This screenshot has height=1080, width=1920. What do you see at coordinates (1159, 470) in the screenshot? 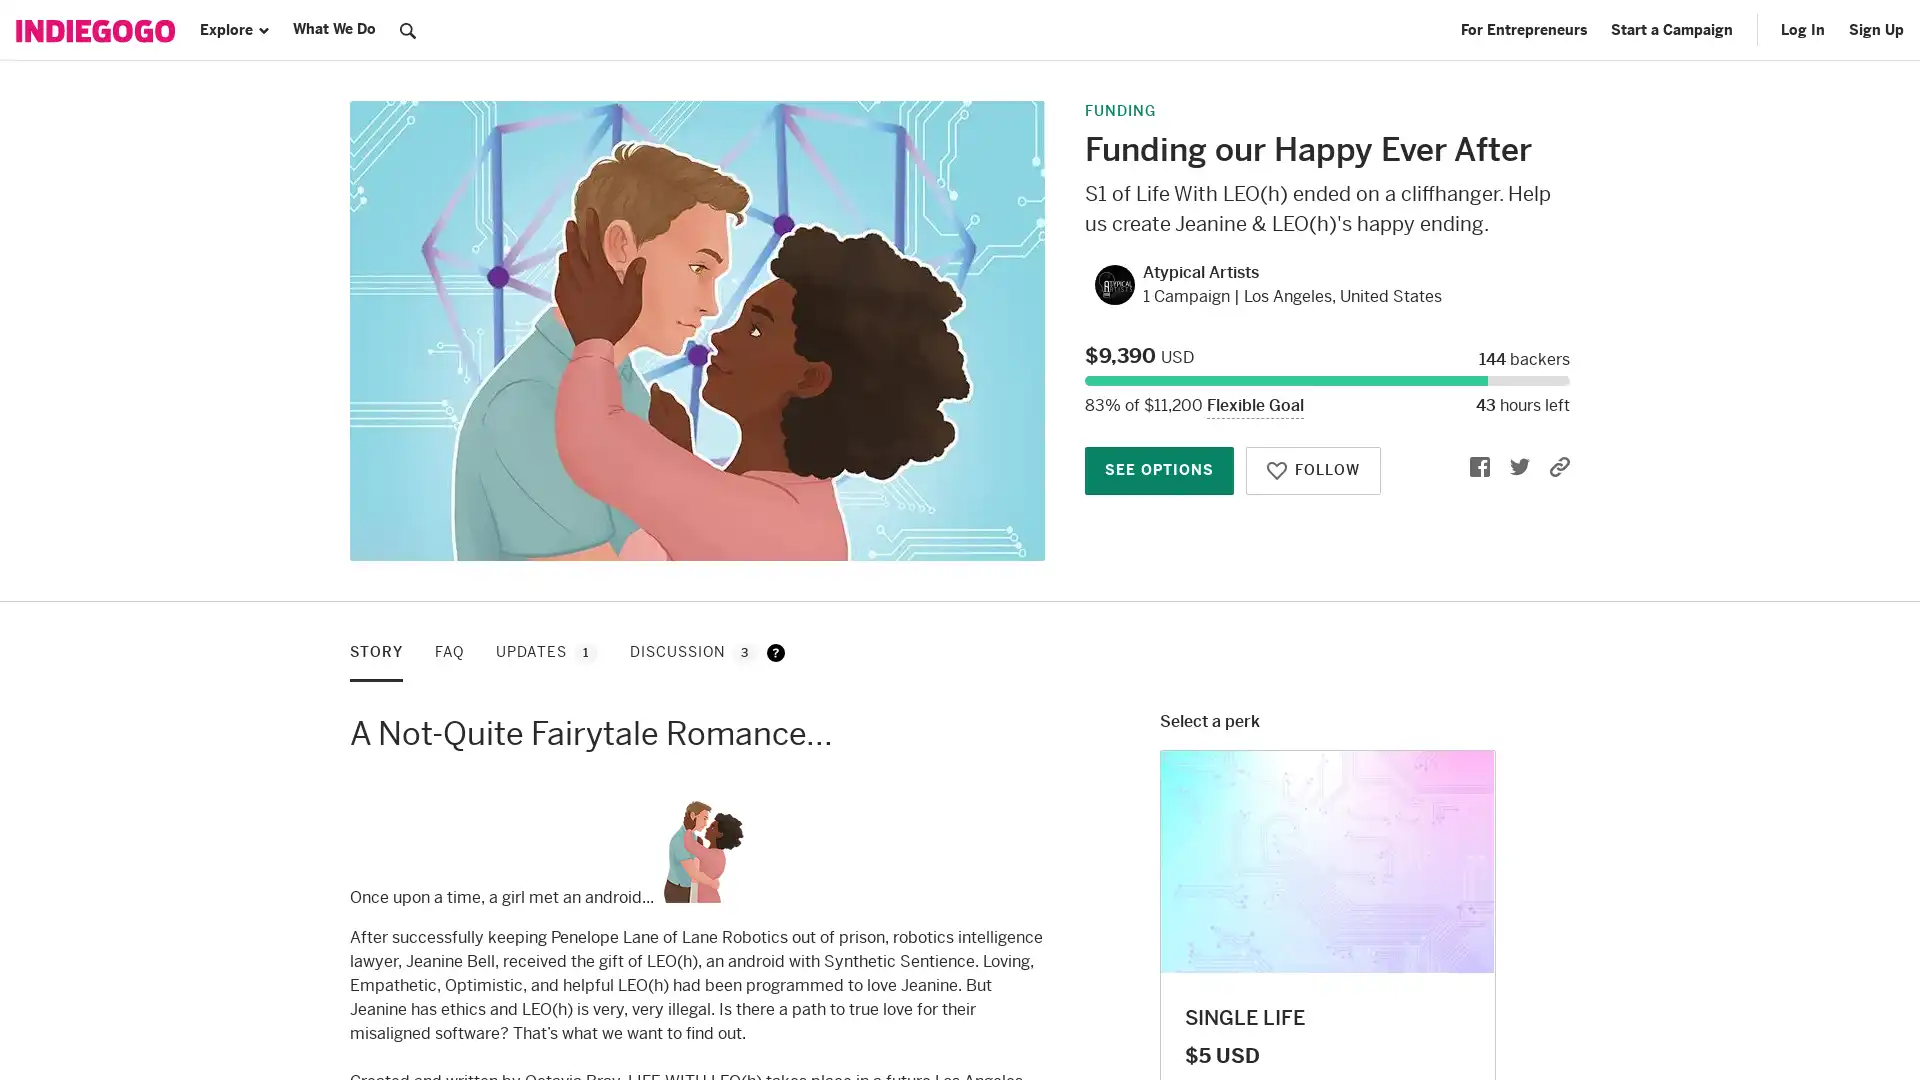
I see `SEE OPTIONS` at bounding box center [1159, 470].